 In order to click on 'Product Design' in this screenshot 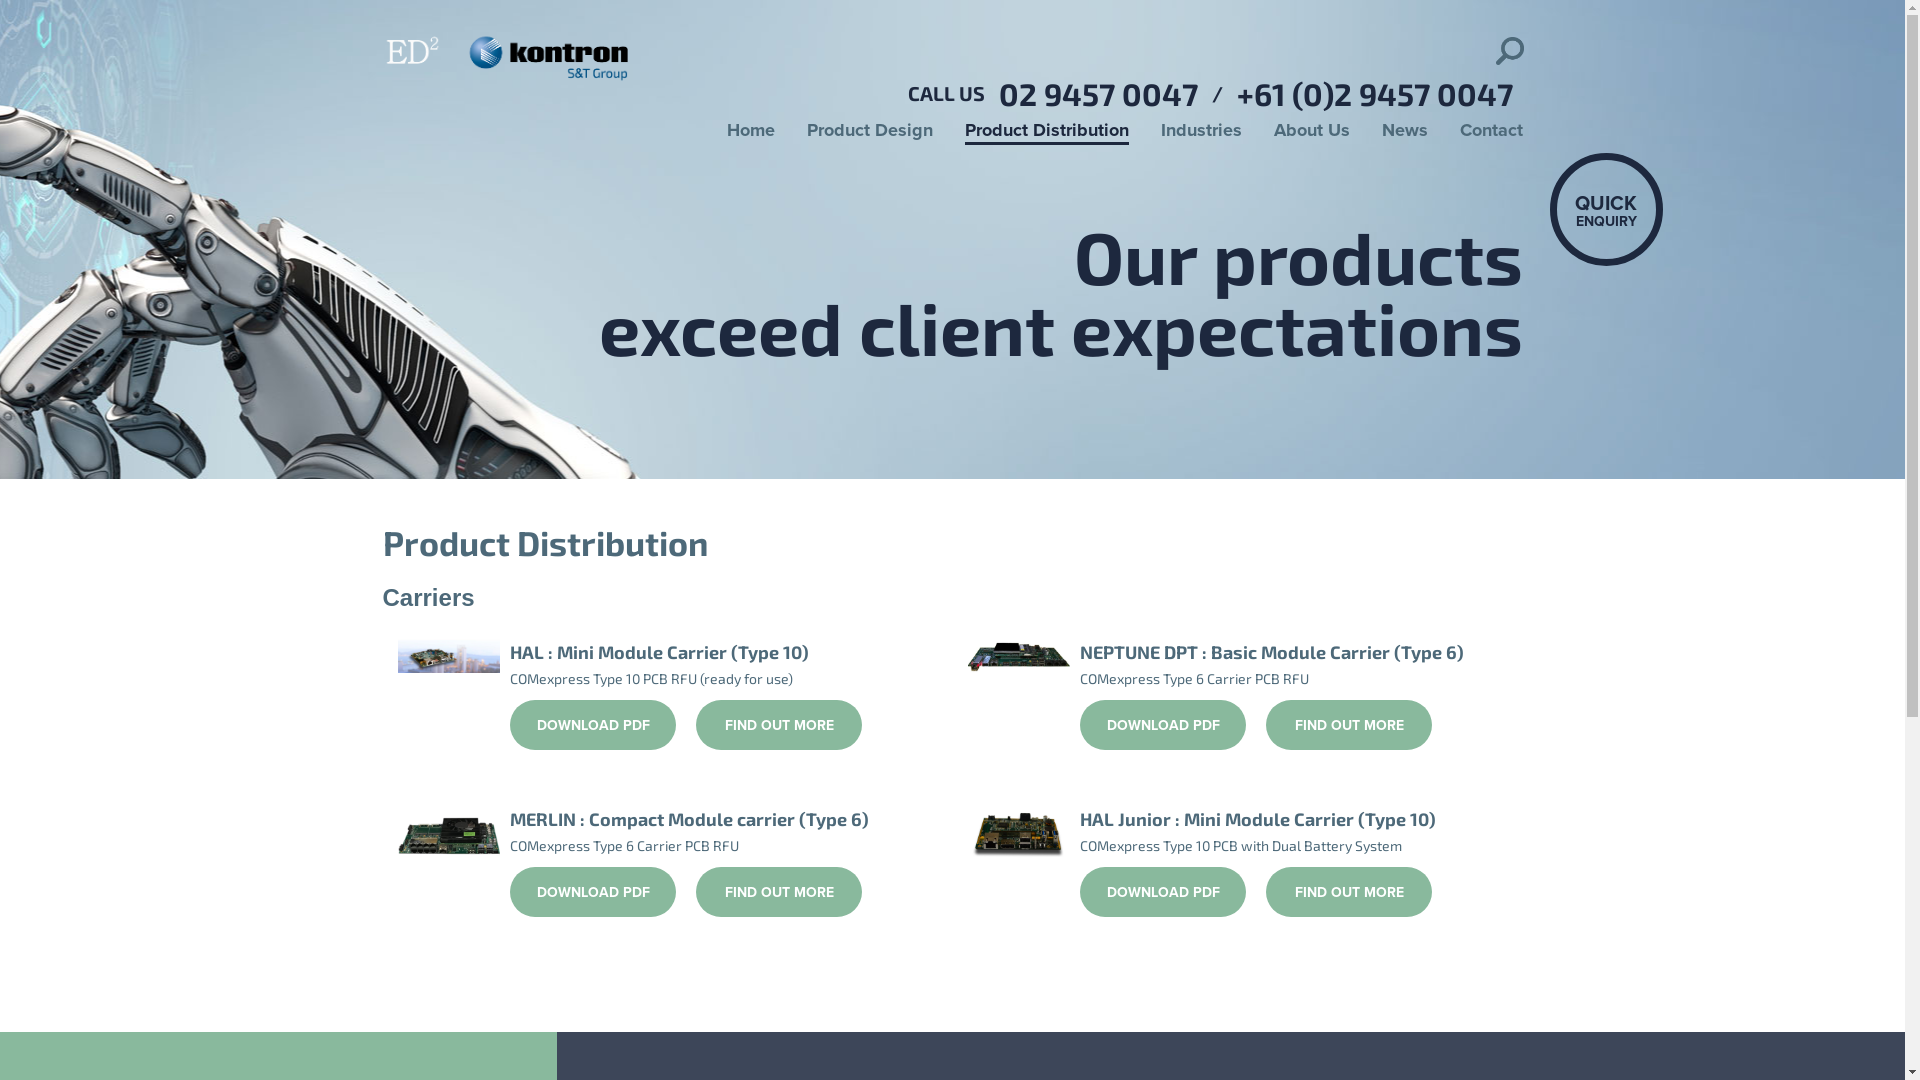, I will do `click(868, 131)`.